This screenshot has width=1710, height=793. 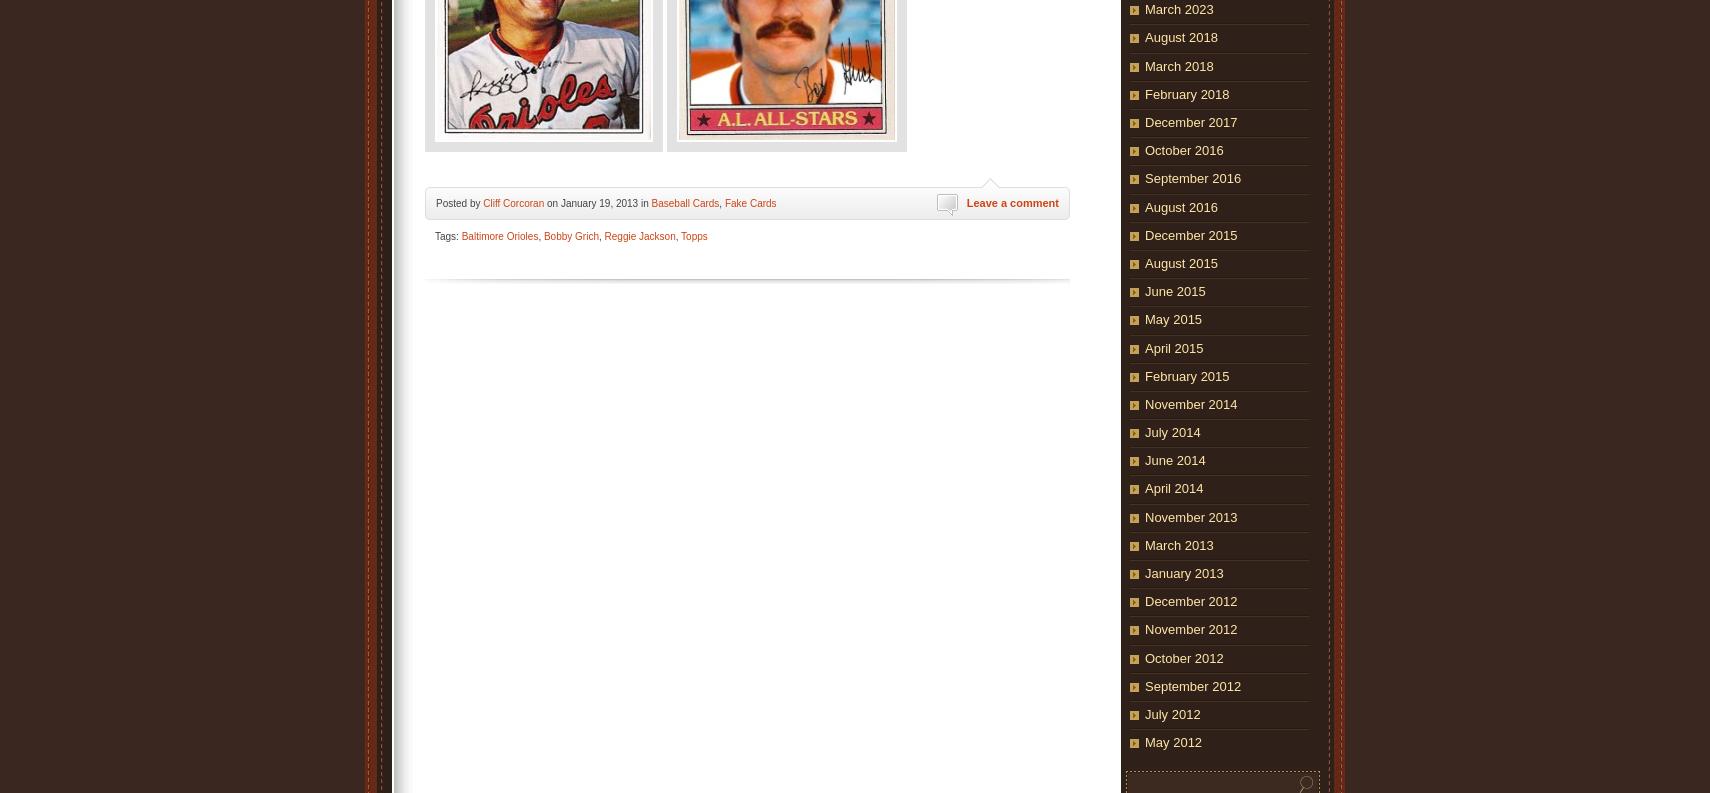 What do you see at coordinates (1144, 628) in the screenshot?
I see `'November 2012'` at bounding box center [1144, 628].